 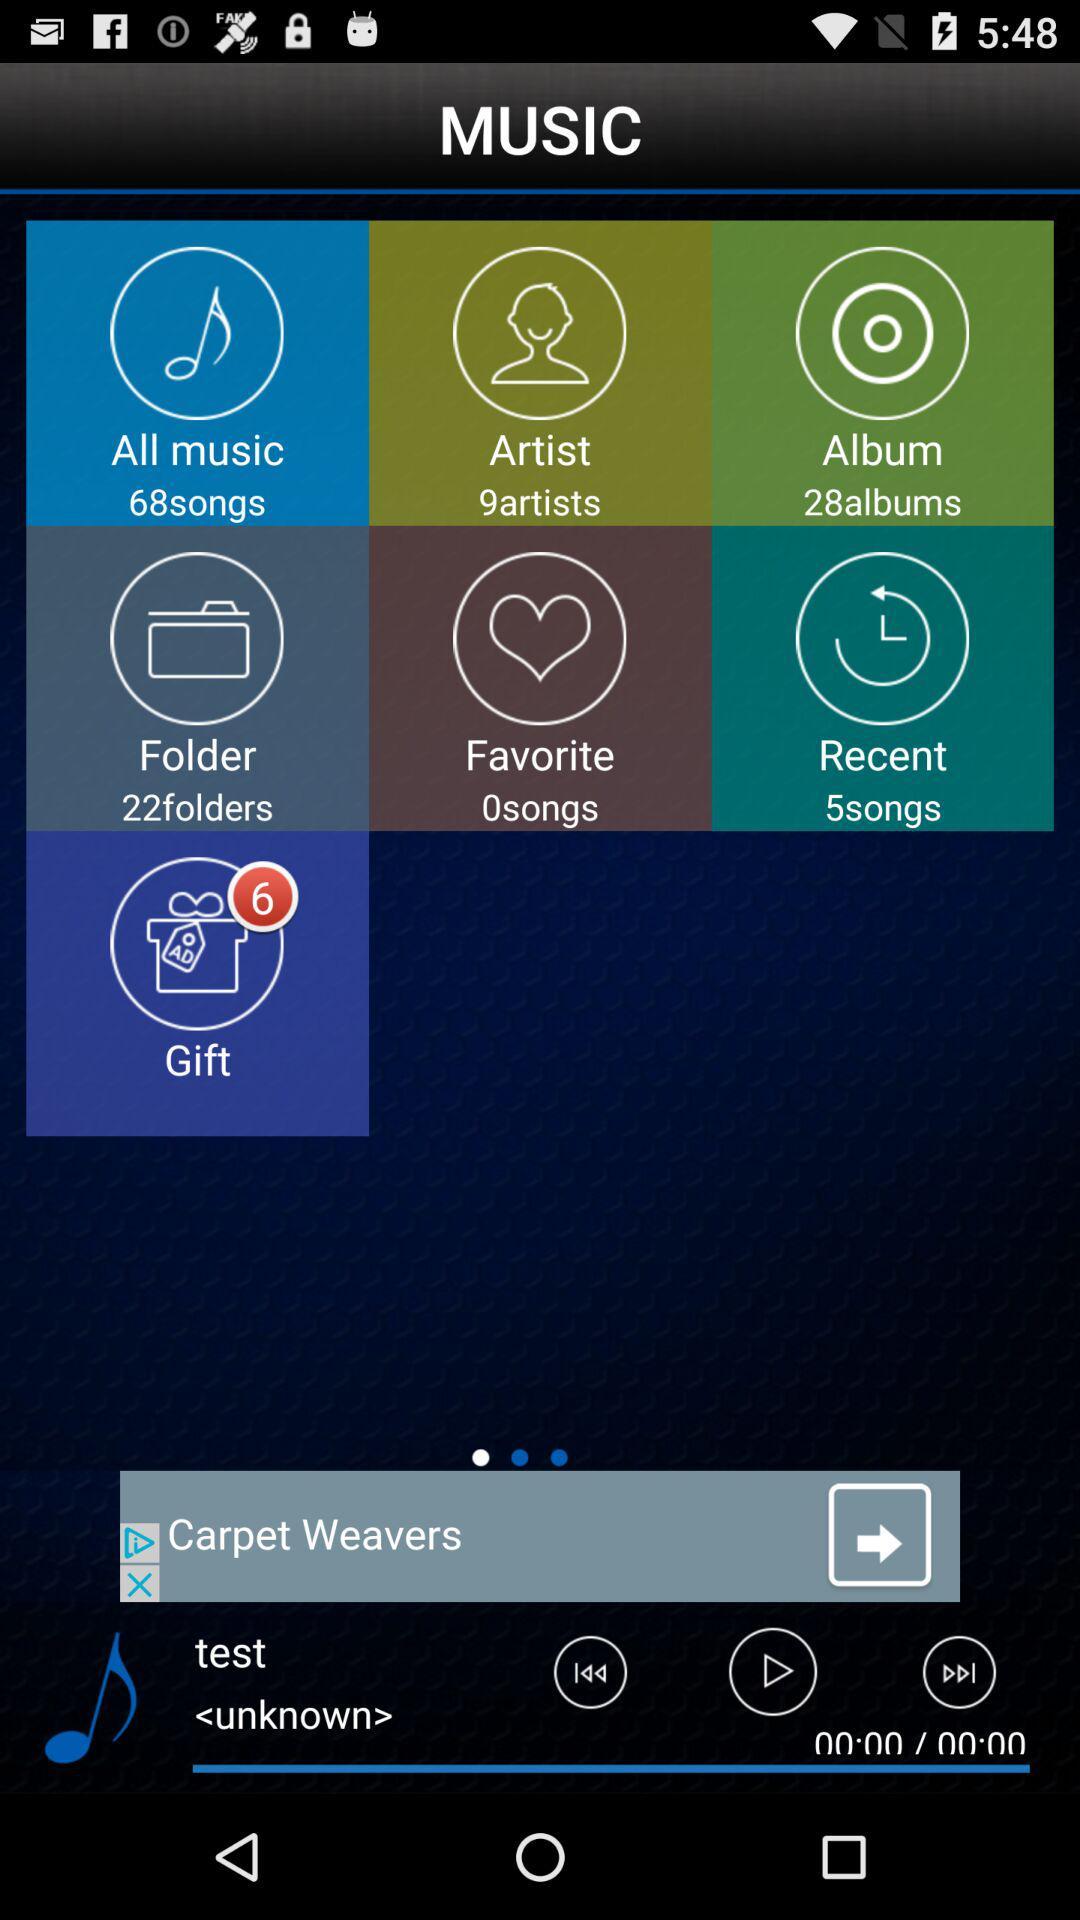 I want to click on the skip_next icon, so click(x=971, y=1799).